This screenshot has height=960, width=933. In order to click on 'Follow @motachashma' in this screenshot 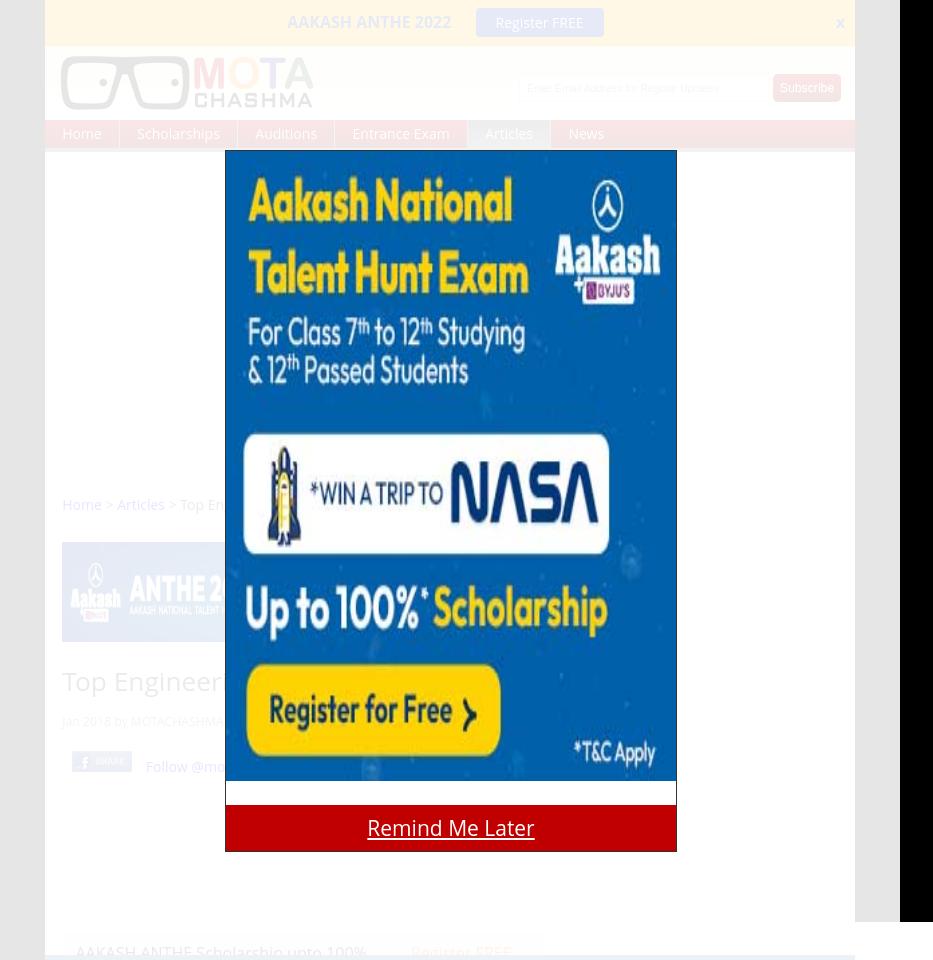, I will do `click(220, 764)`.